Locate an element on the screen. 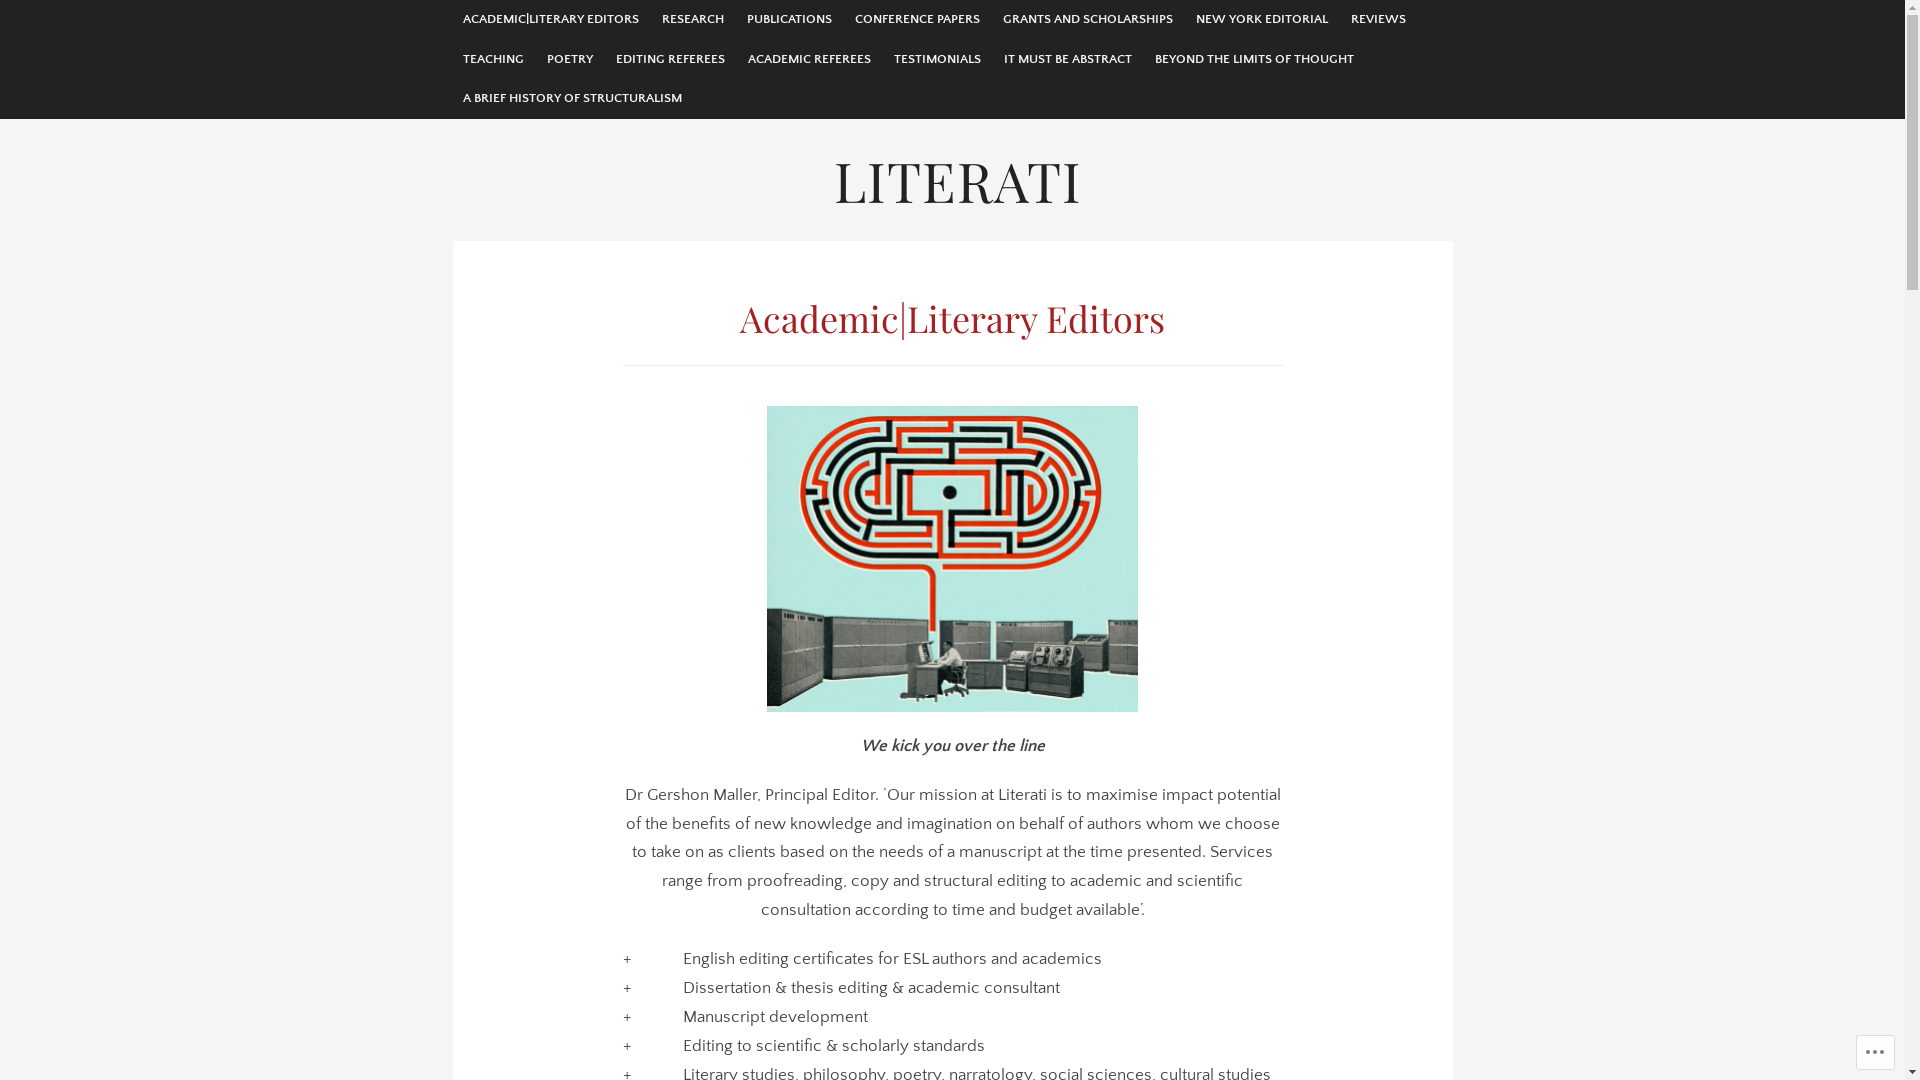  'A BRIEF HISTORY OF STRUCTURALISM' is located at coordinates (570, 99).